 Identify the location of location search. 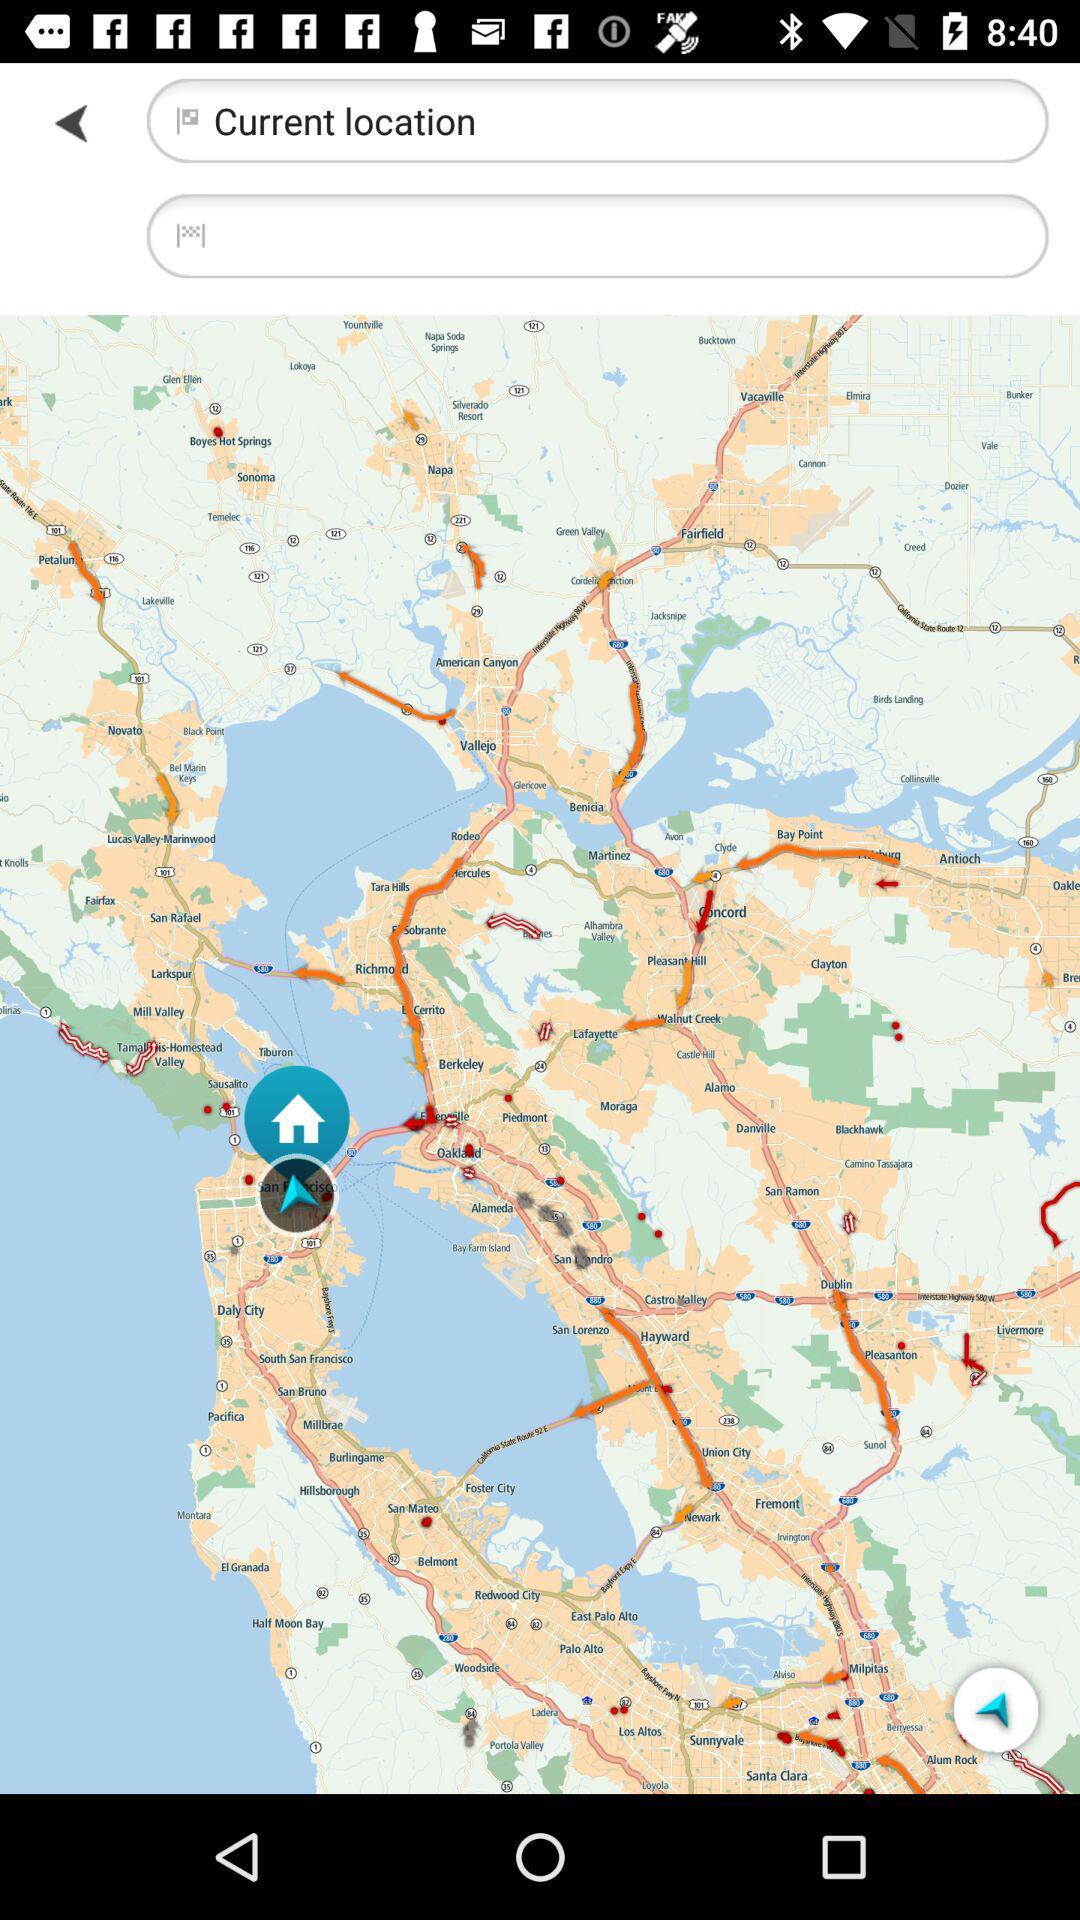
(596, 236).